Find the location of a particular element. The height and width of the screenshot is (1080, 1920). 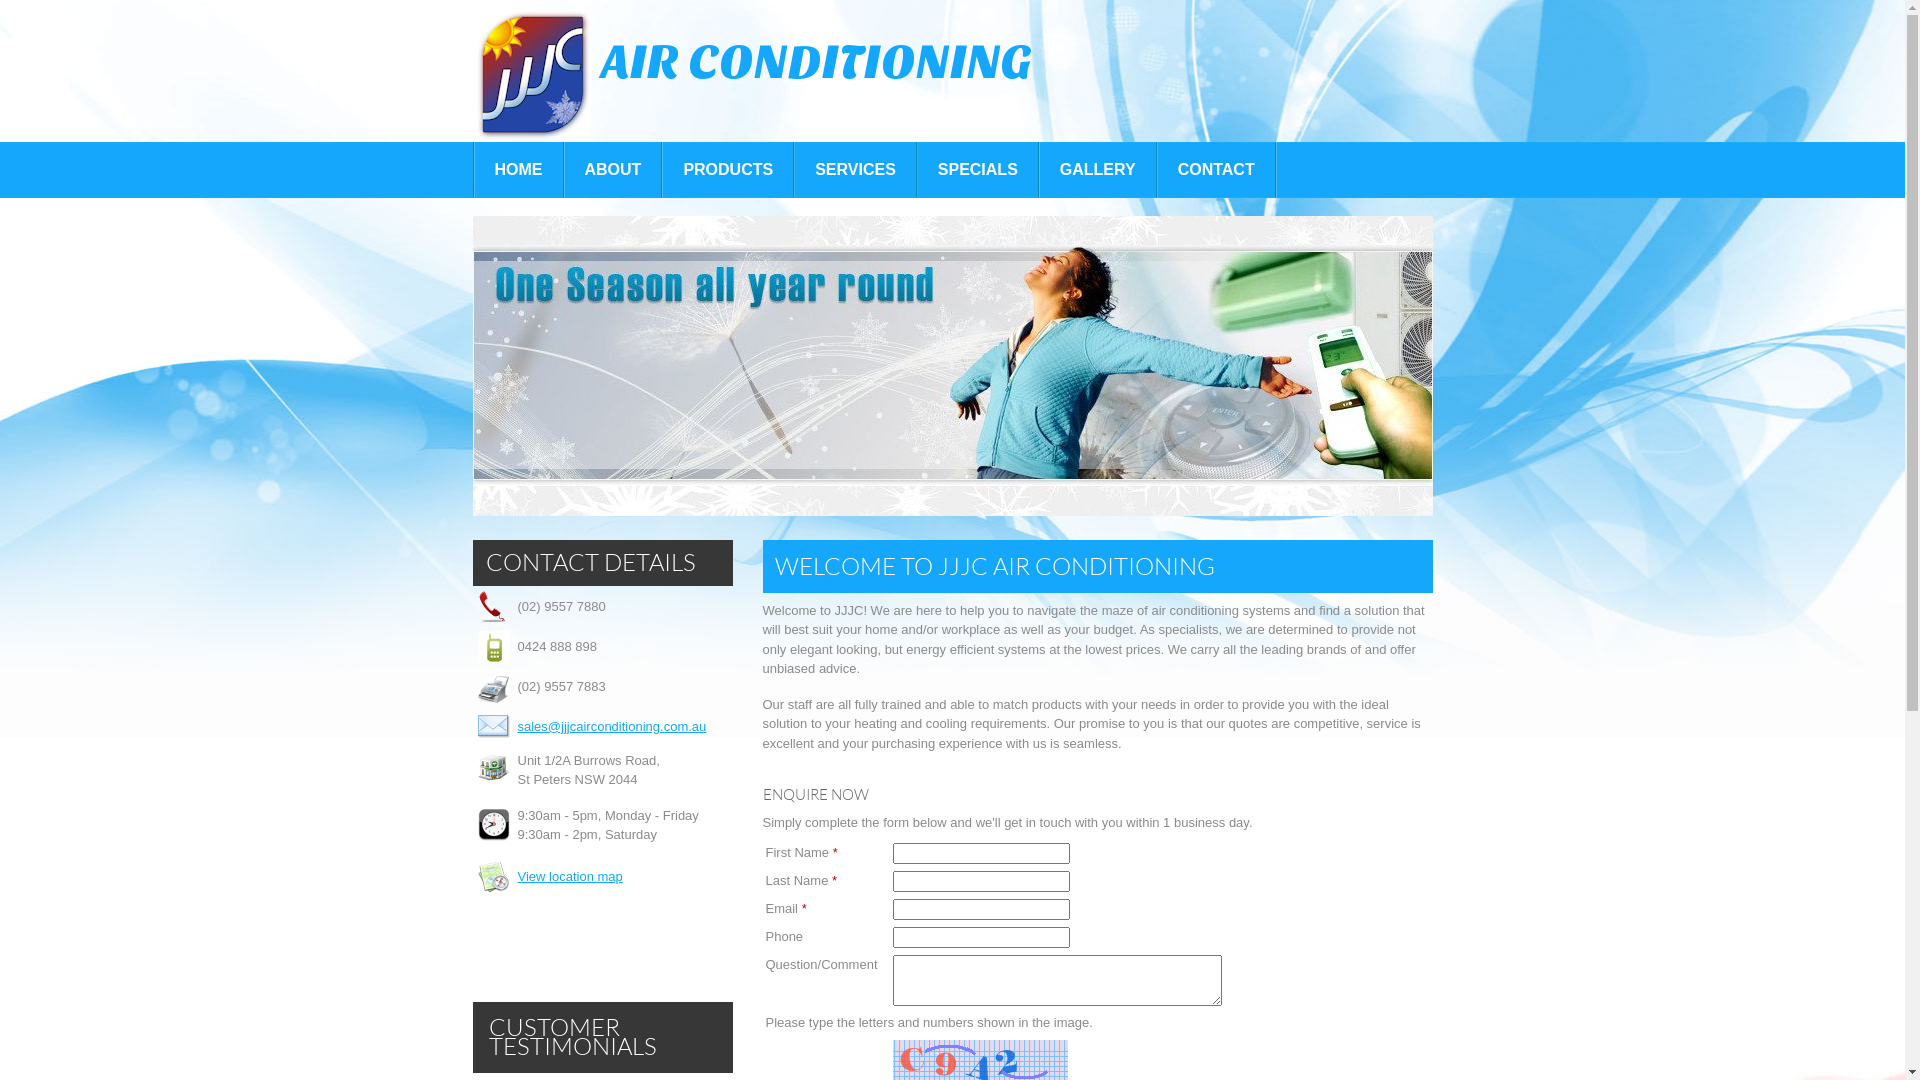

'SERVICES' is located at coordinates (855, 168).